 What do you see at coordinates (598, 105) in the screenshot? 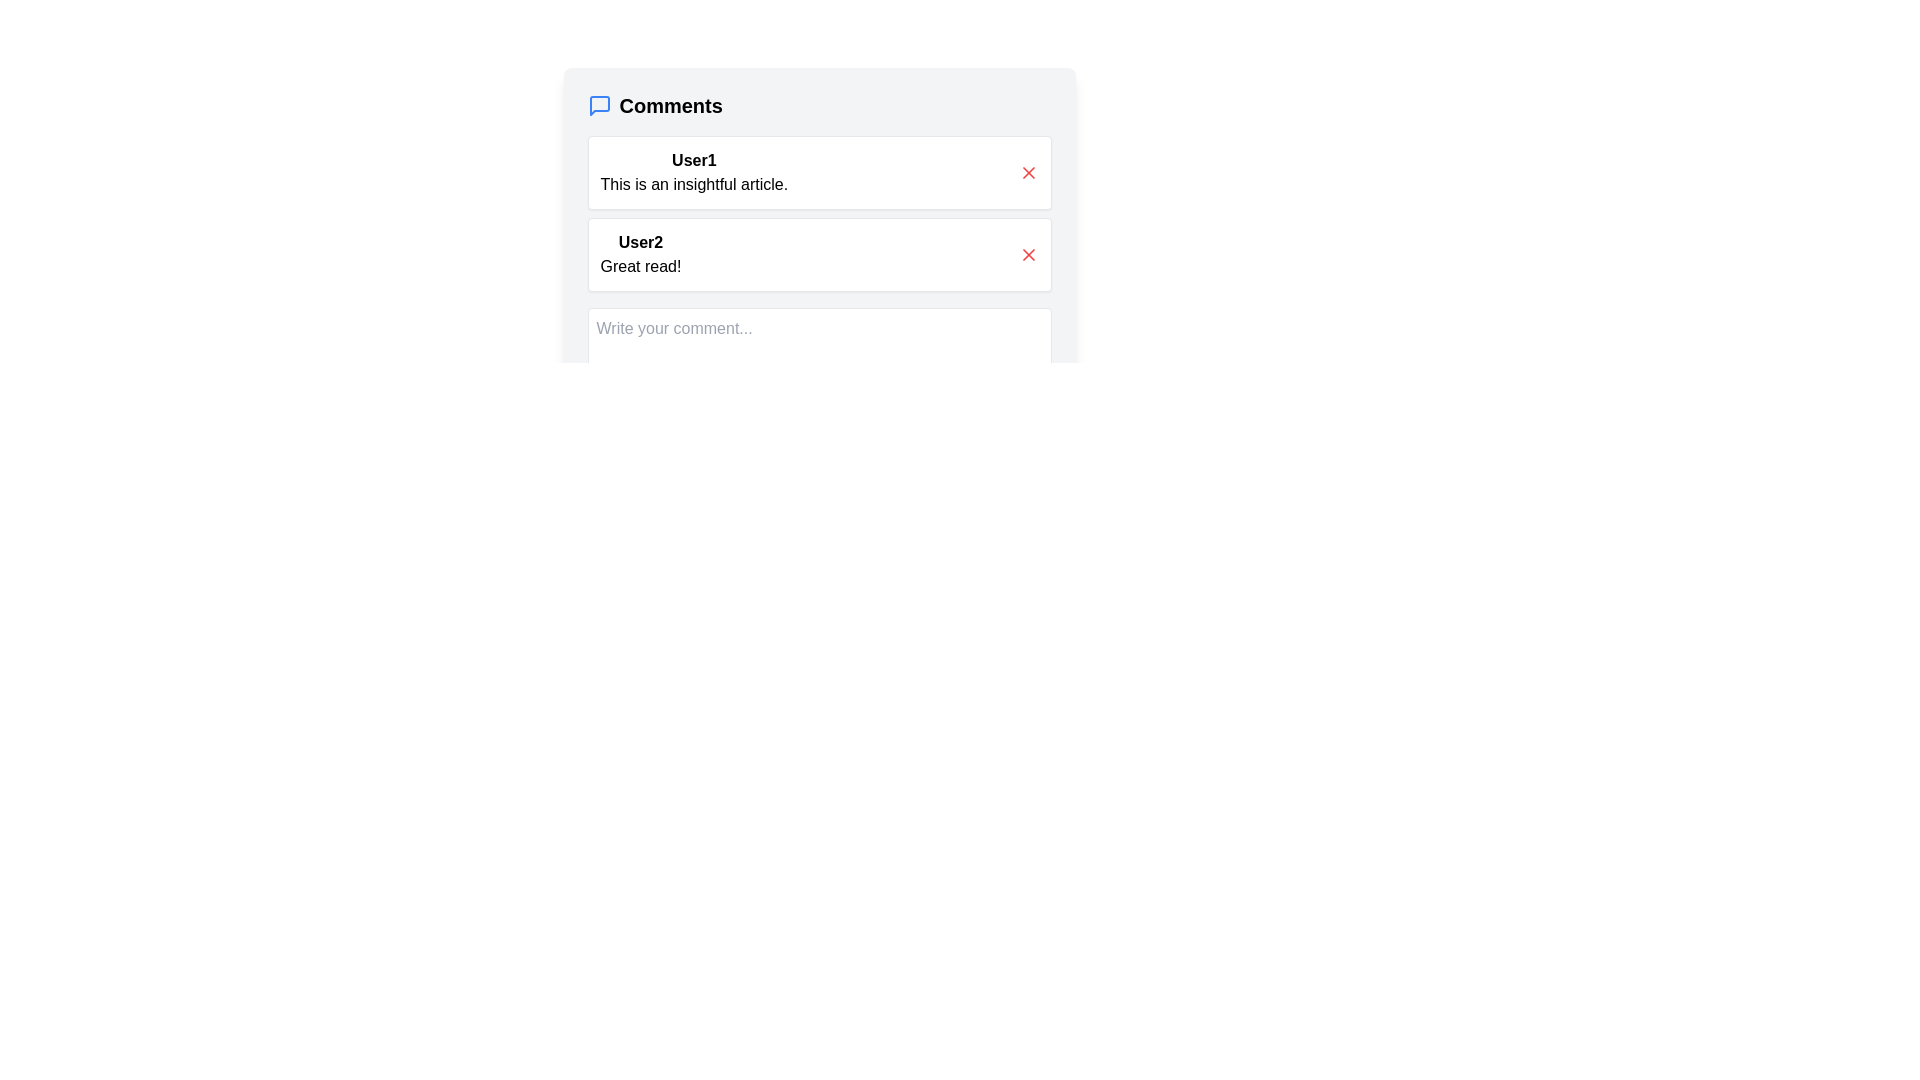
I see `the speech bubble icon located in the top-left corner of the comment section header, which is styled in blue and symbolizes comments or messages` at bounding box center [598, 105].